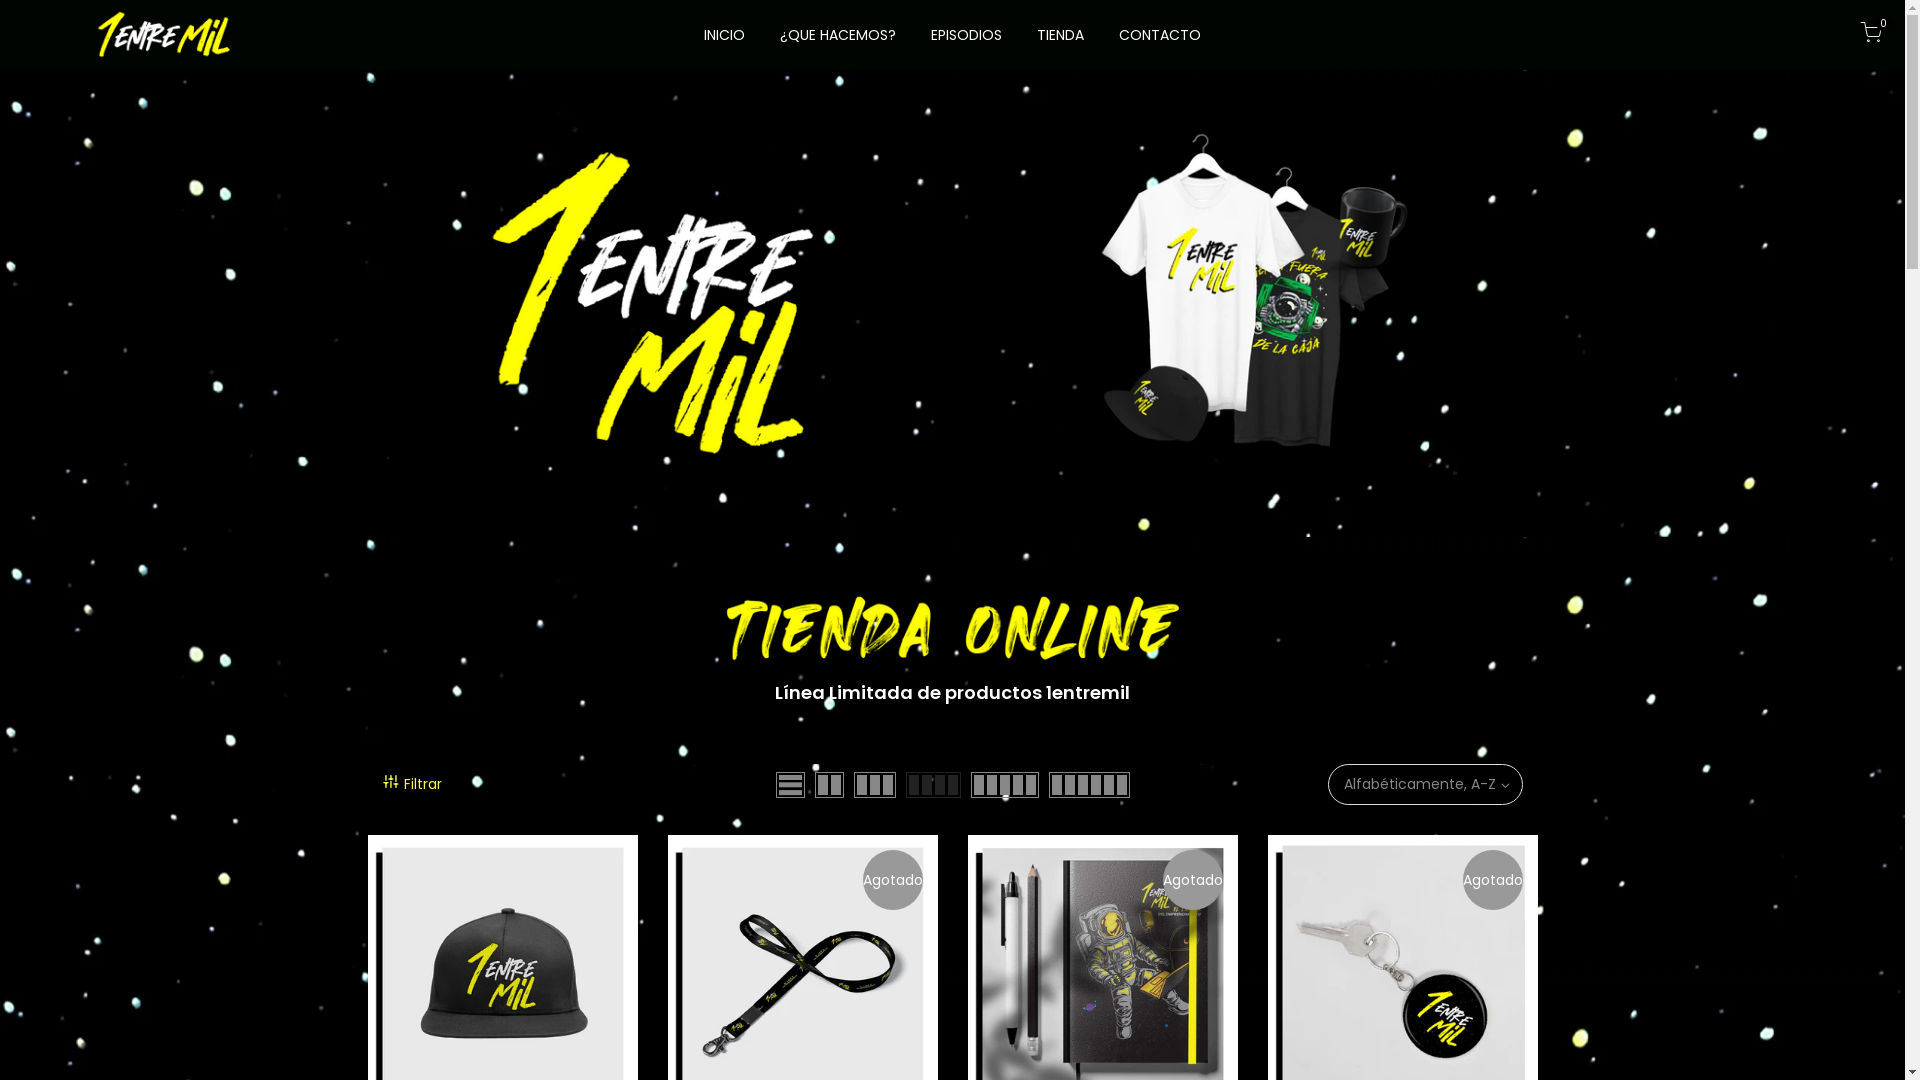 Image resolution: width=1920 pixels, height=1080 pixels. What do you see at coordinates (1059, 34) in the screenshot?
I see `'TIENDA'` at bounding box center [1059, 34].